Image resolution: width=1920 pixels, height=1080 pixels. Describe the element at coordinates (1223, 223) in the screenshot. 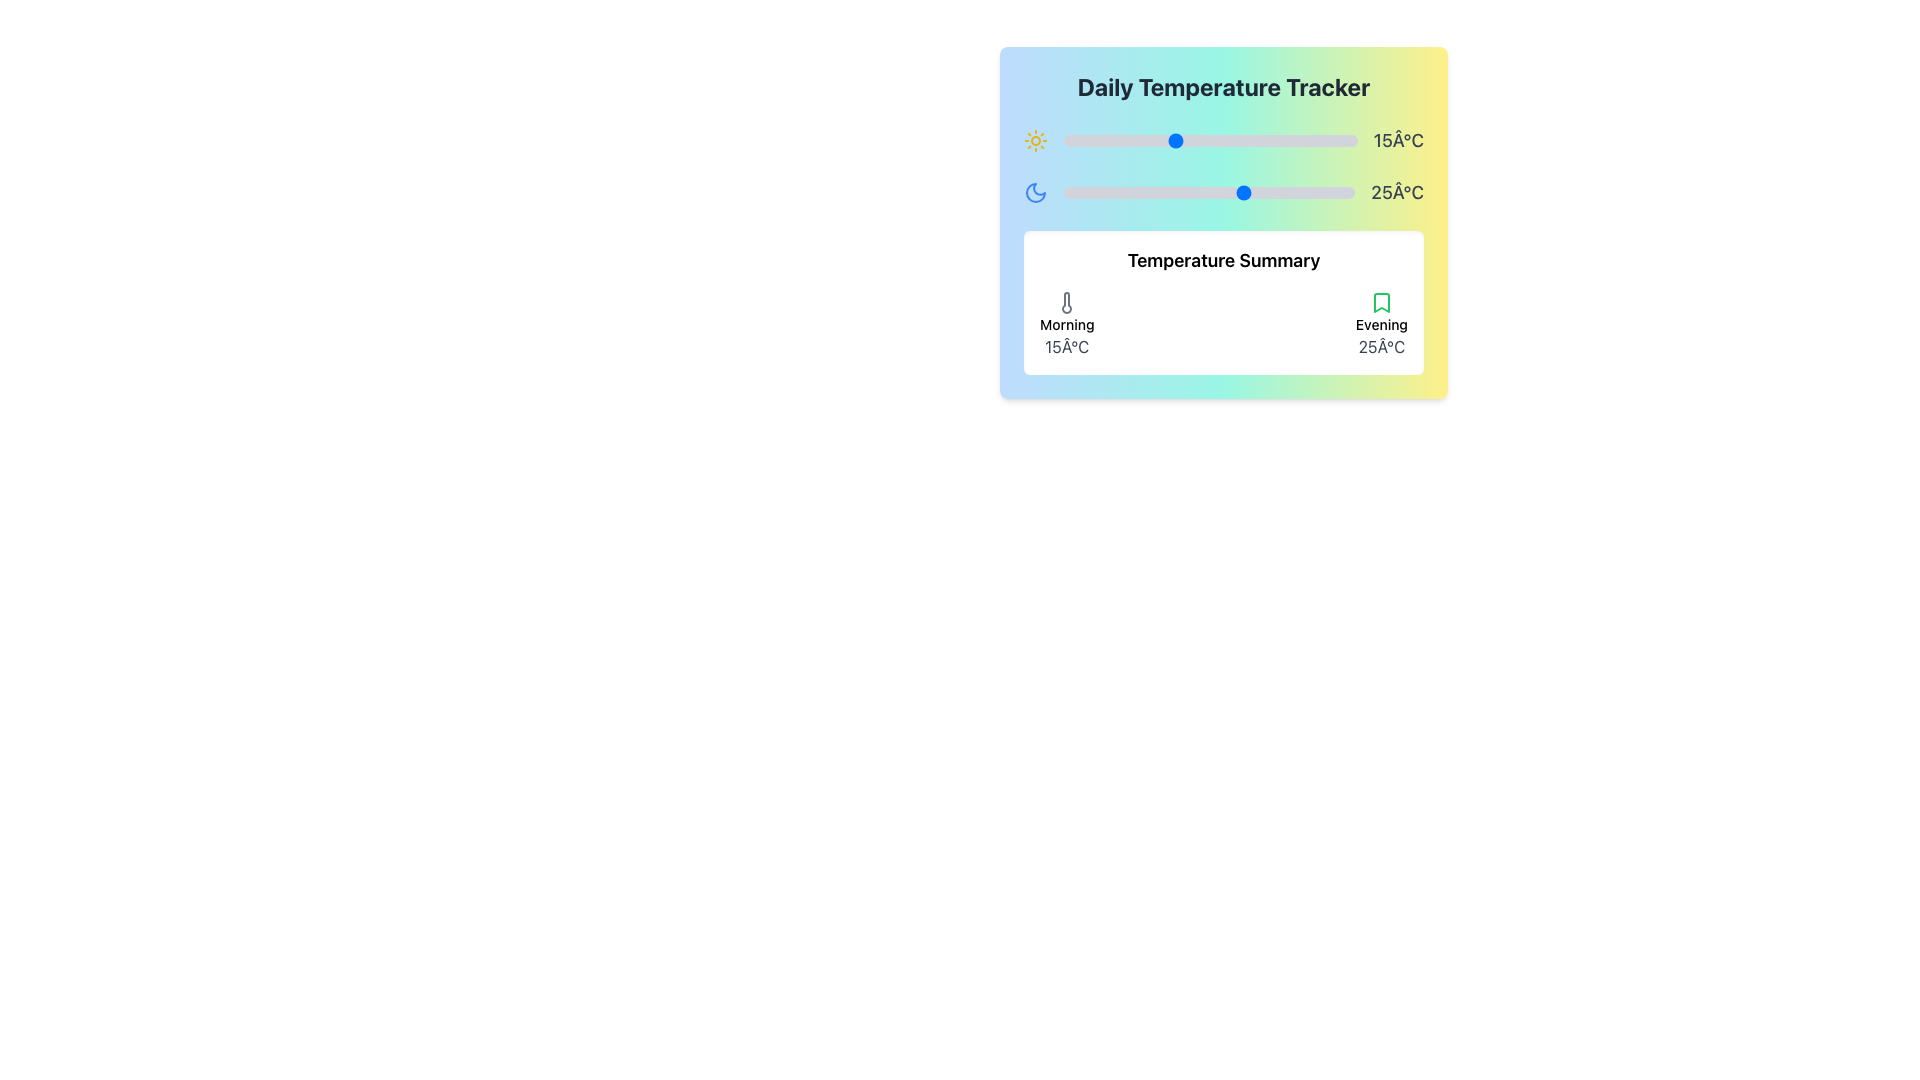

I see `the interactive Composite UI element that displays daily temperature statistics and allows adjustments via sliders` at that location.